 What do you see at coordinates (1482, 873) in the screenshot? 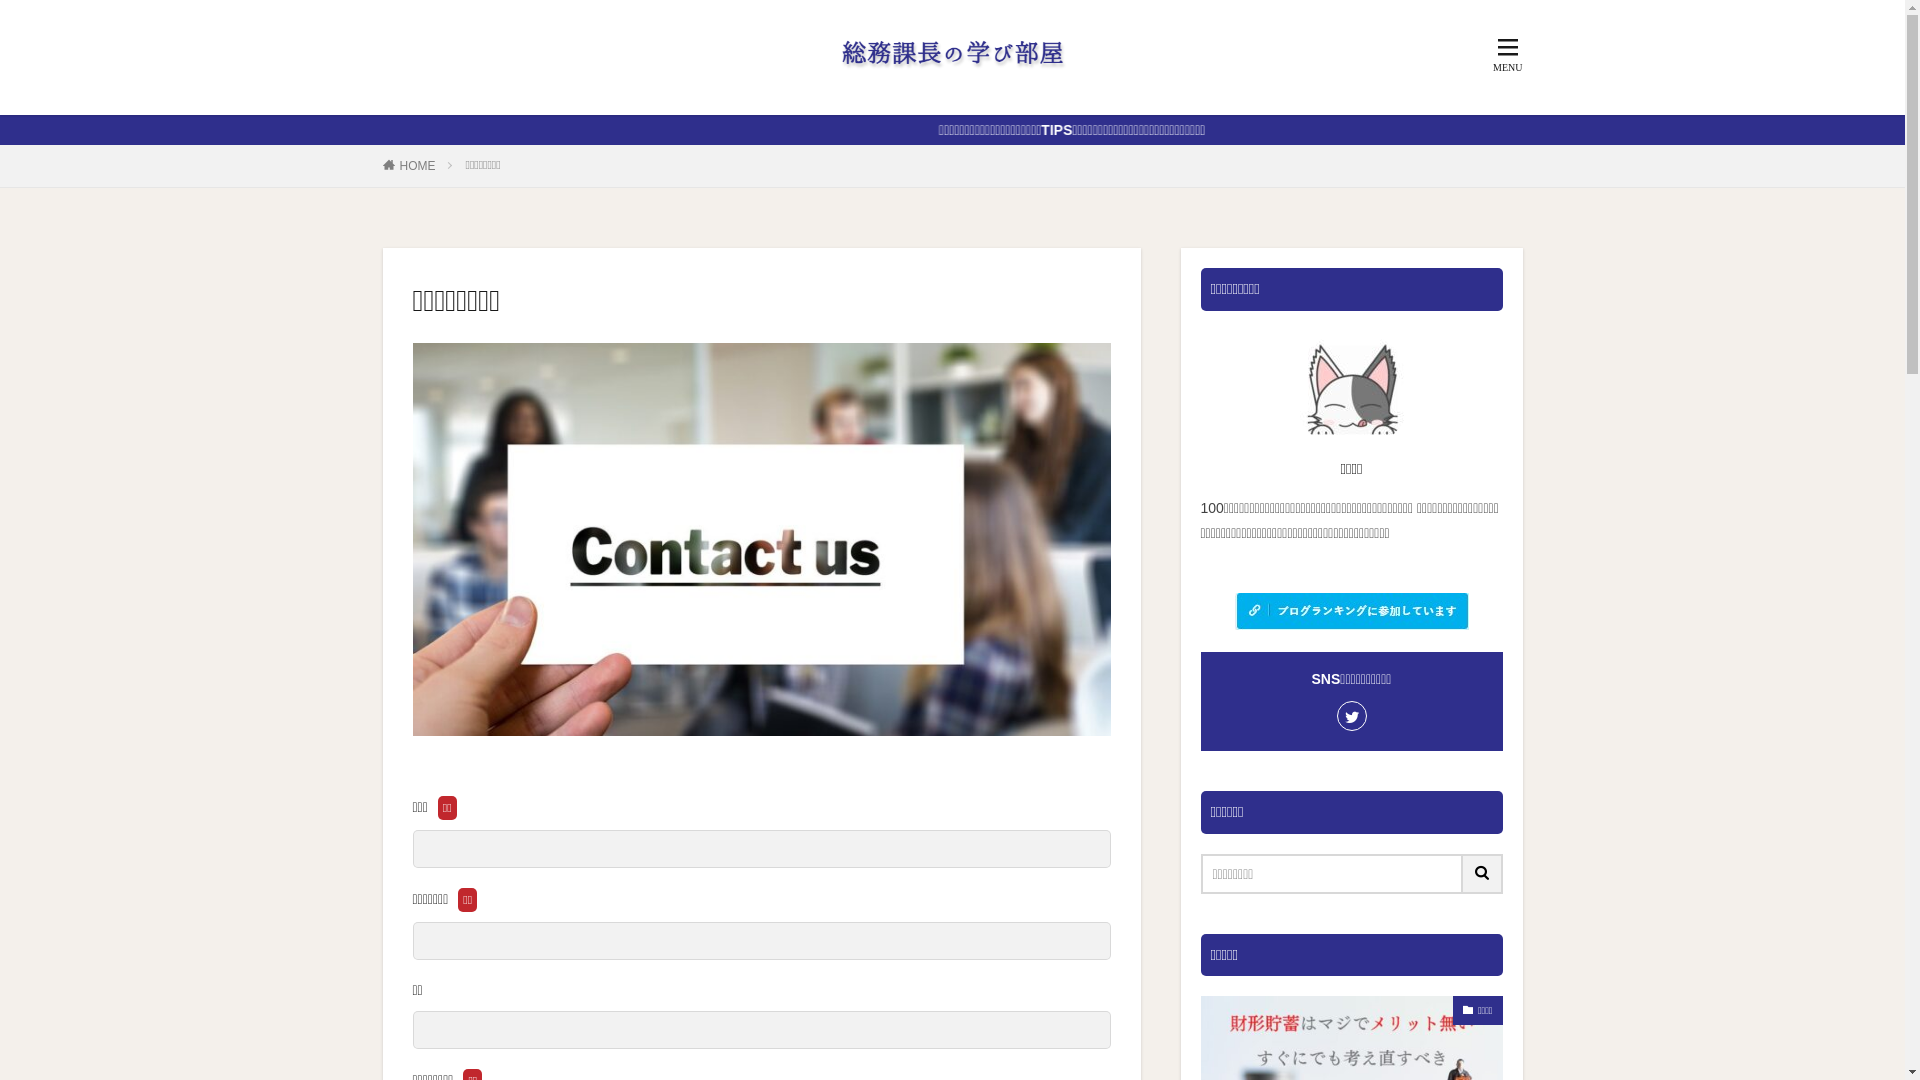
I see `'search'` at bounding box center [1482, 873].